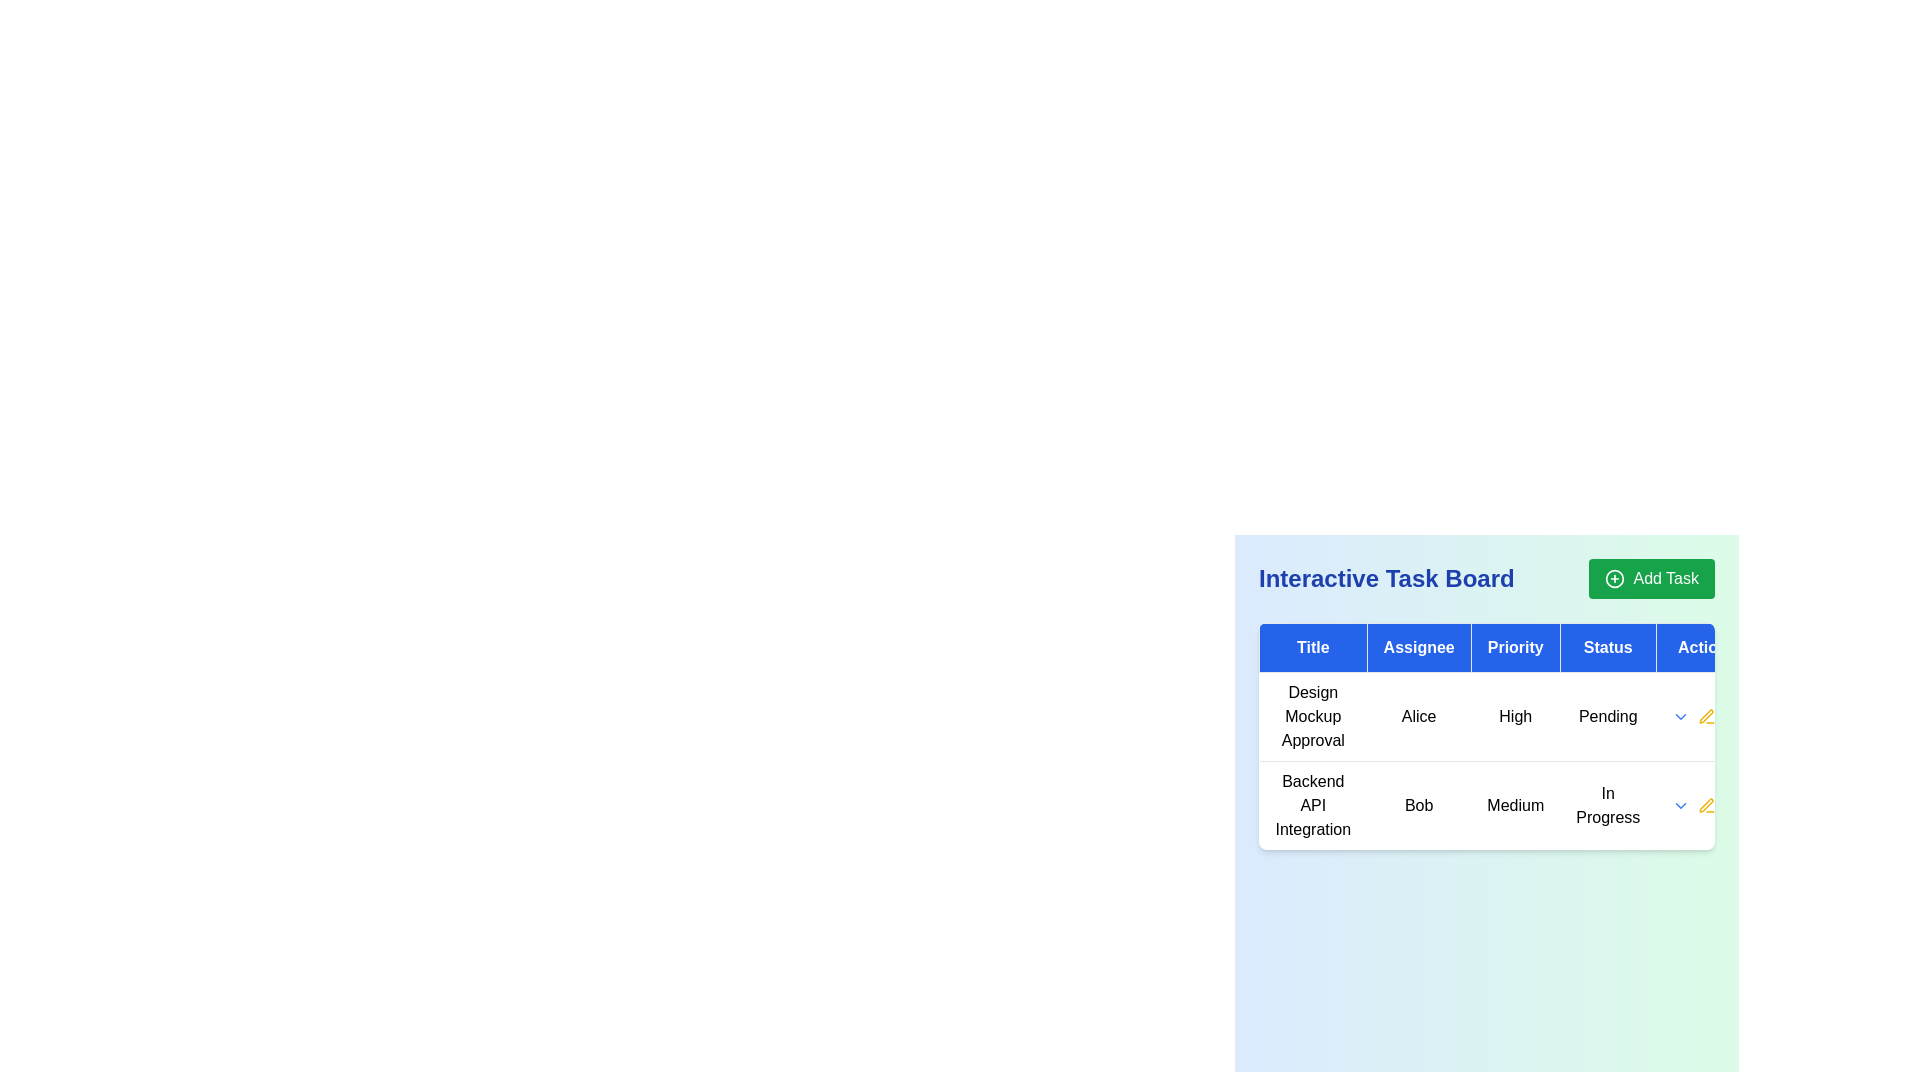  I want to click on the text label displaying 'In Progress' in the second row of the 'Status' column in the 'Interactive Task Board.', so click(1608, 804).